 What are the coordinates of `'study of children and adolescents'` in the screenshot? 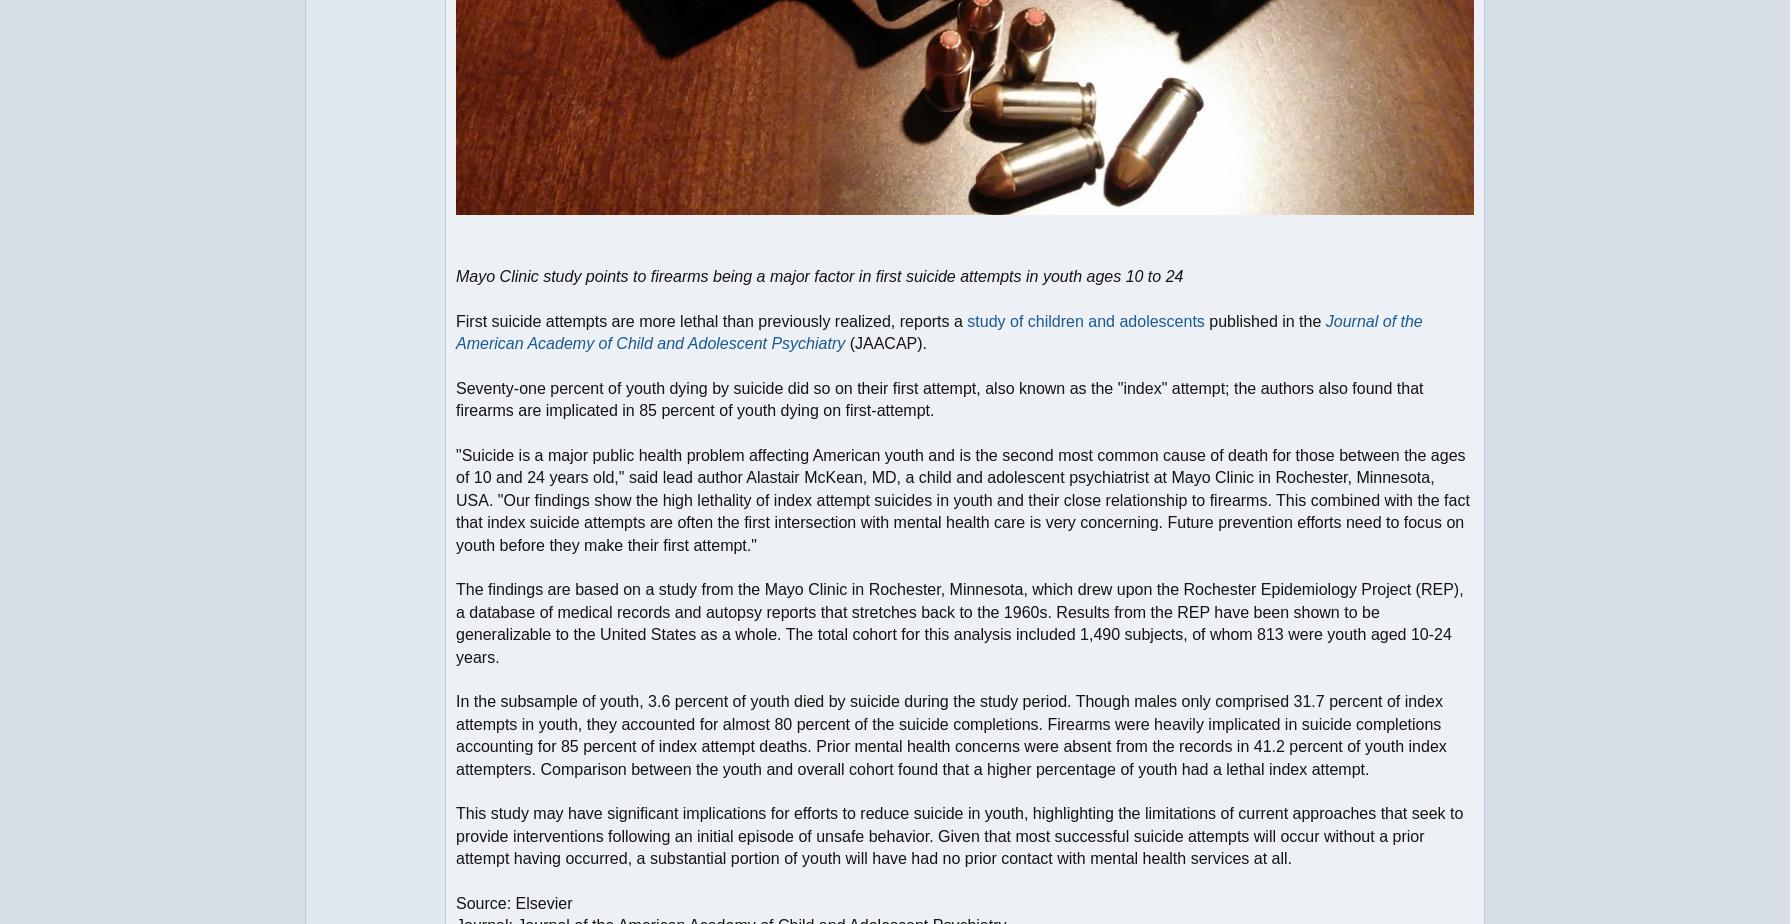 It's located at (1085, 320).